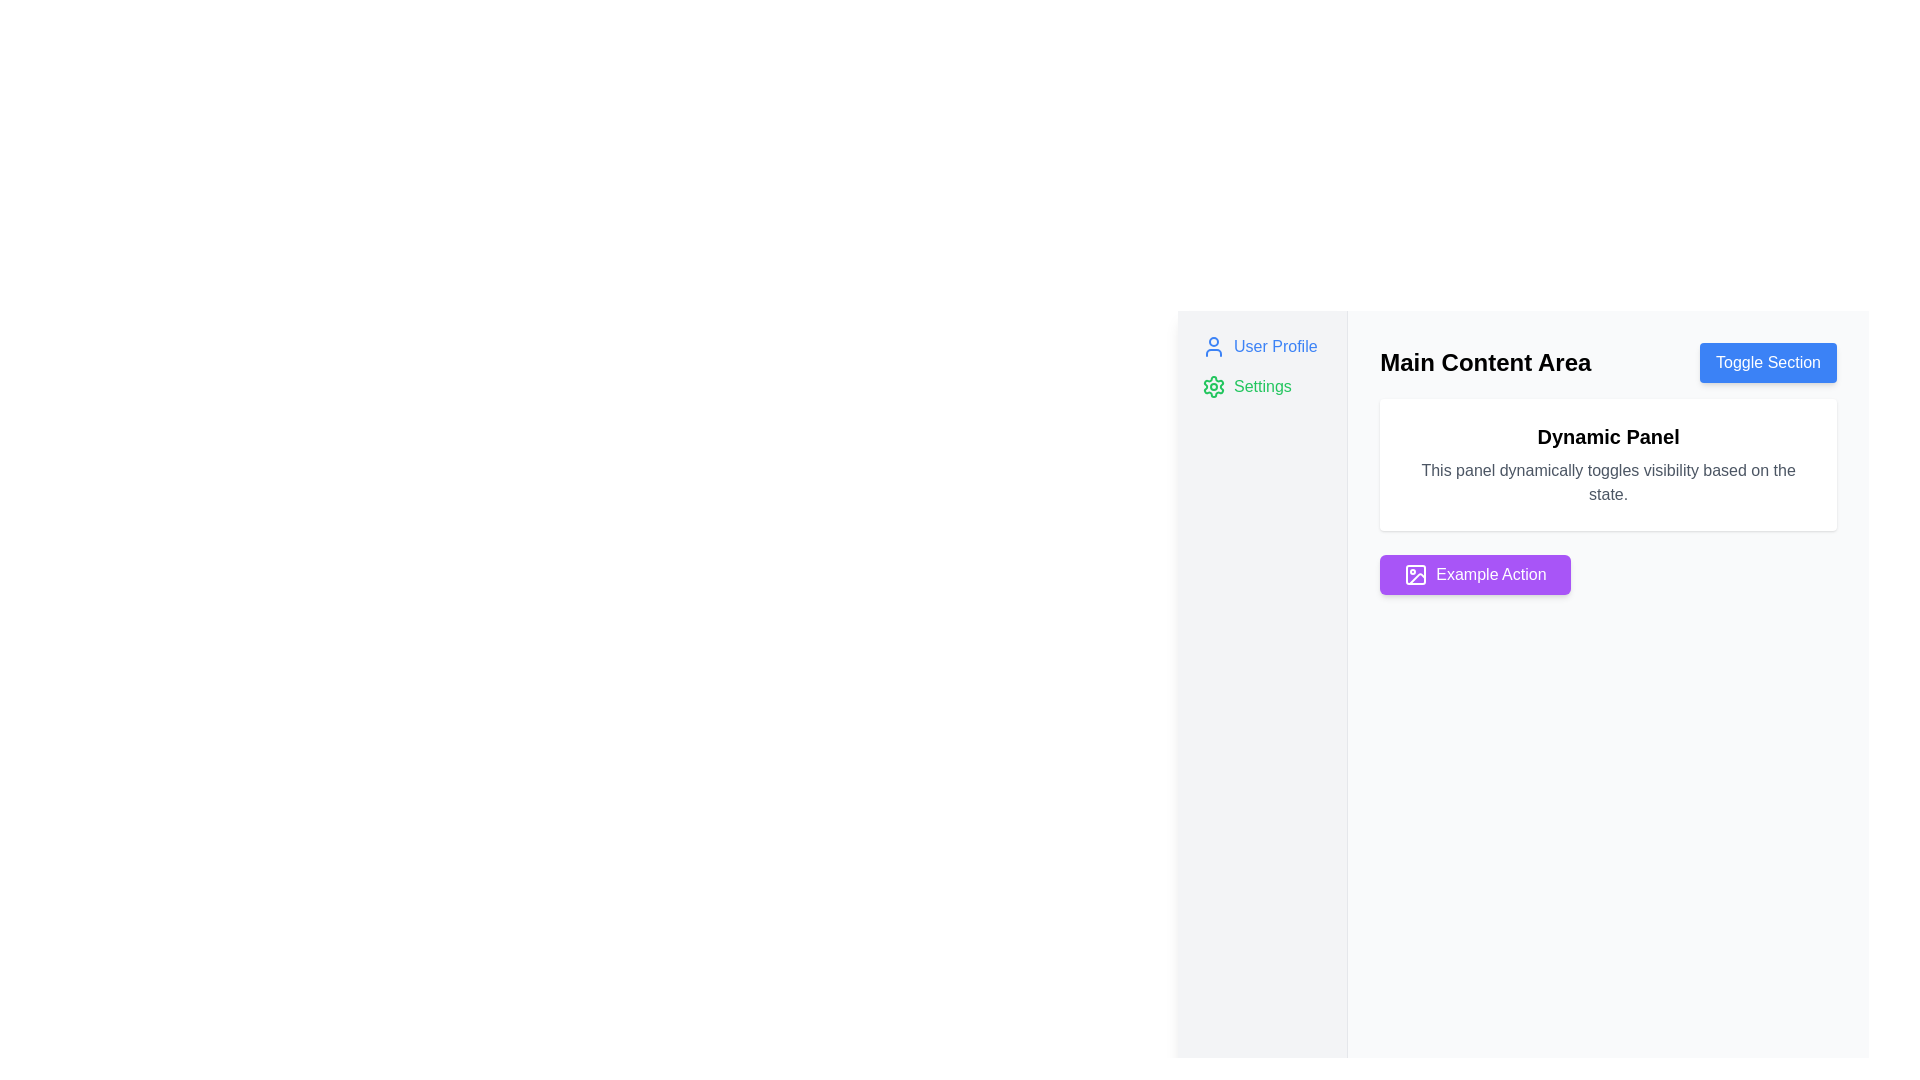 This screenshot has width=1920, height=1080. I want to click on the purple-colored button labeled 'Example Action' which contains the decorative icon, located towards the lower right side of the content panel under the heading 'Dynamic Panel', so click(1415, 574).